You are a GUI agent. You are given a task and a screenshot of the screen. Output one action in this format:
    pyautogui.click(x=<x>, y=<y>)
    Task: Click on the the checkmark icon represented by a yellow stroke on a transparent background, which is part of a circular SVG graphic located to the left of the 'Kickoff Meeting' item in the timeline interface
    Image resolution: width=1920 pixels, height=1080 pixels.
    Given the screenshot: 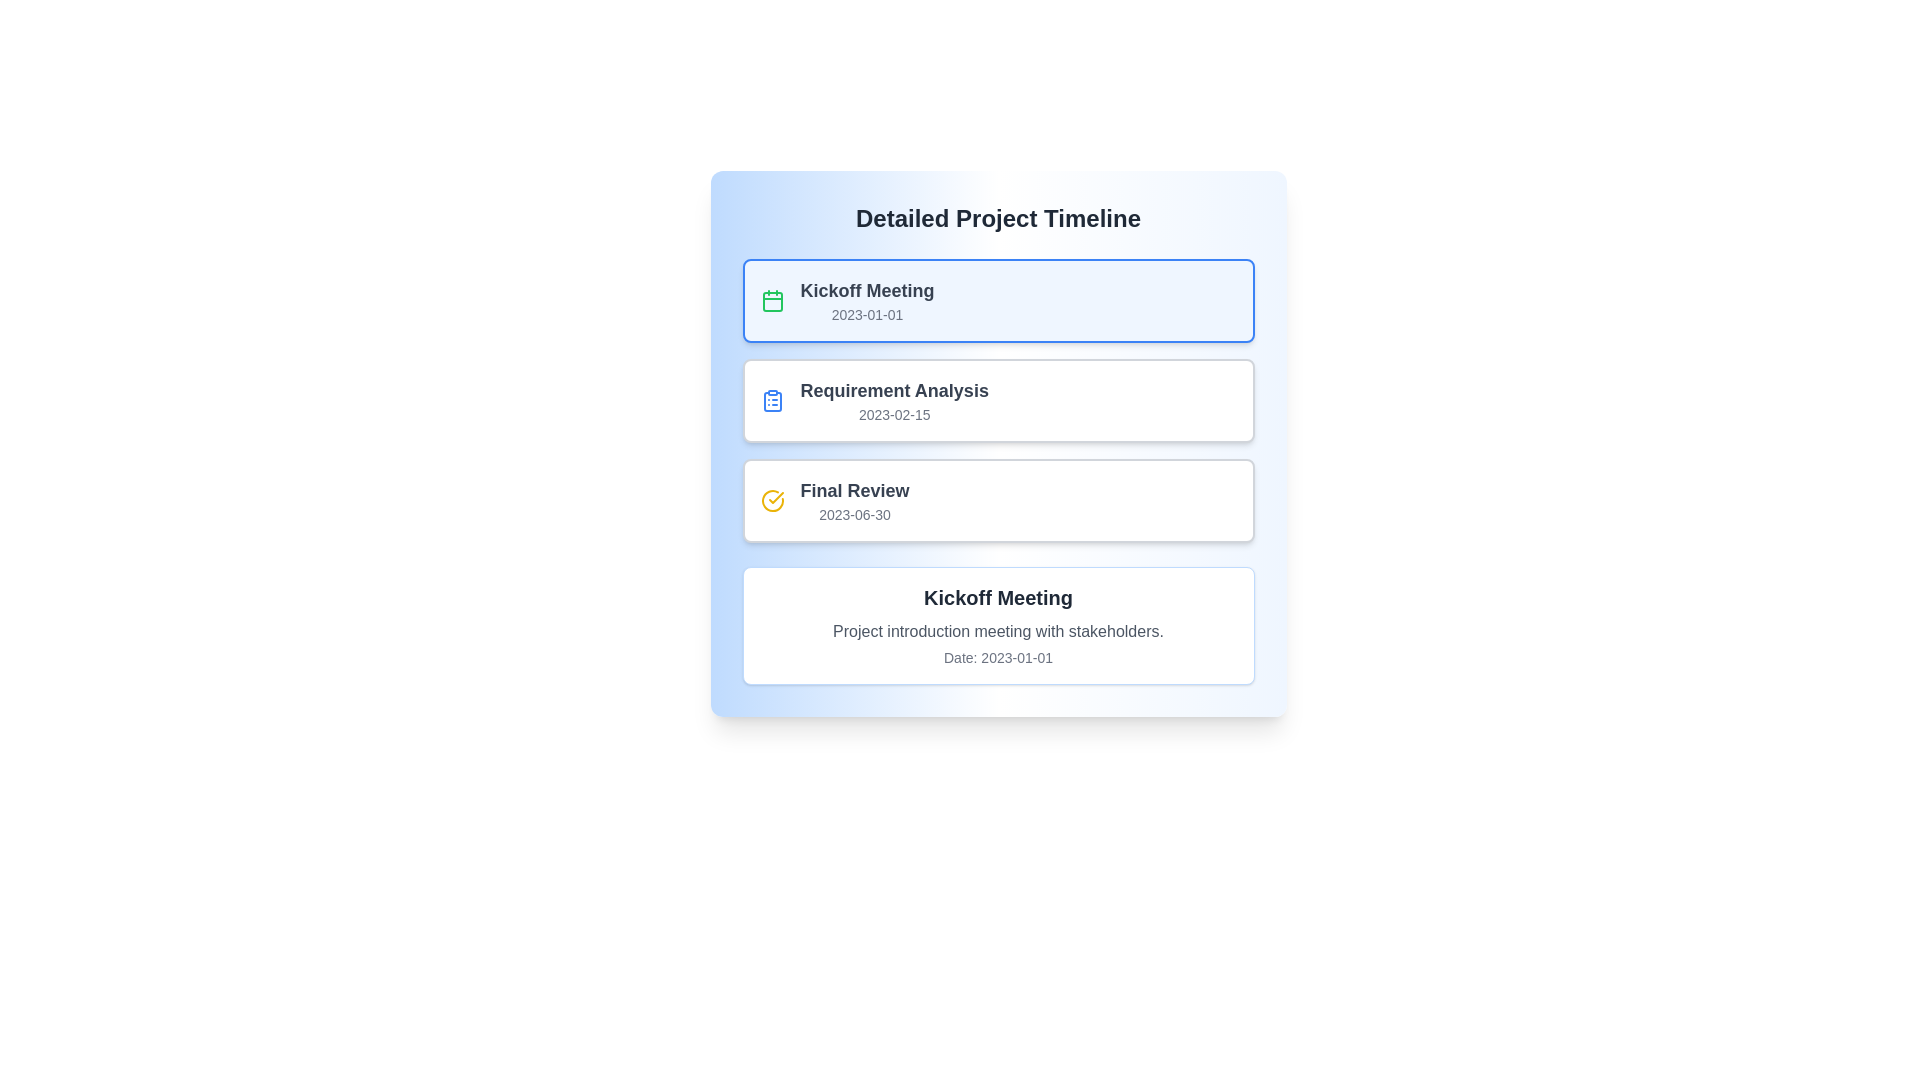 What is the action you would take?
    pyautogui.click(x=775, y=496)
    